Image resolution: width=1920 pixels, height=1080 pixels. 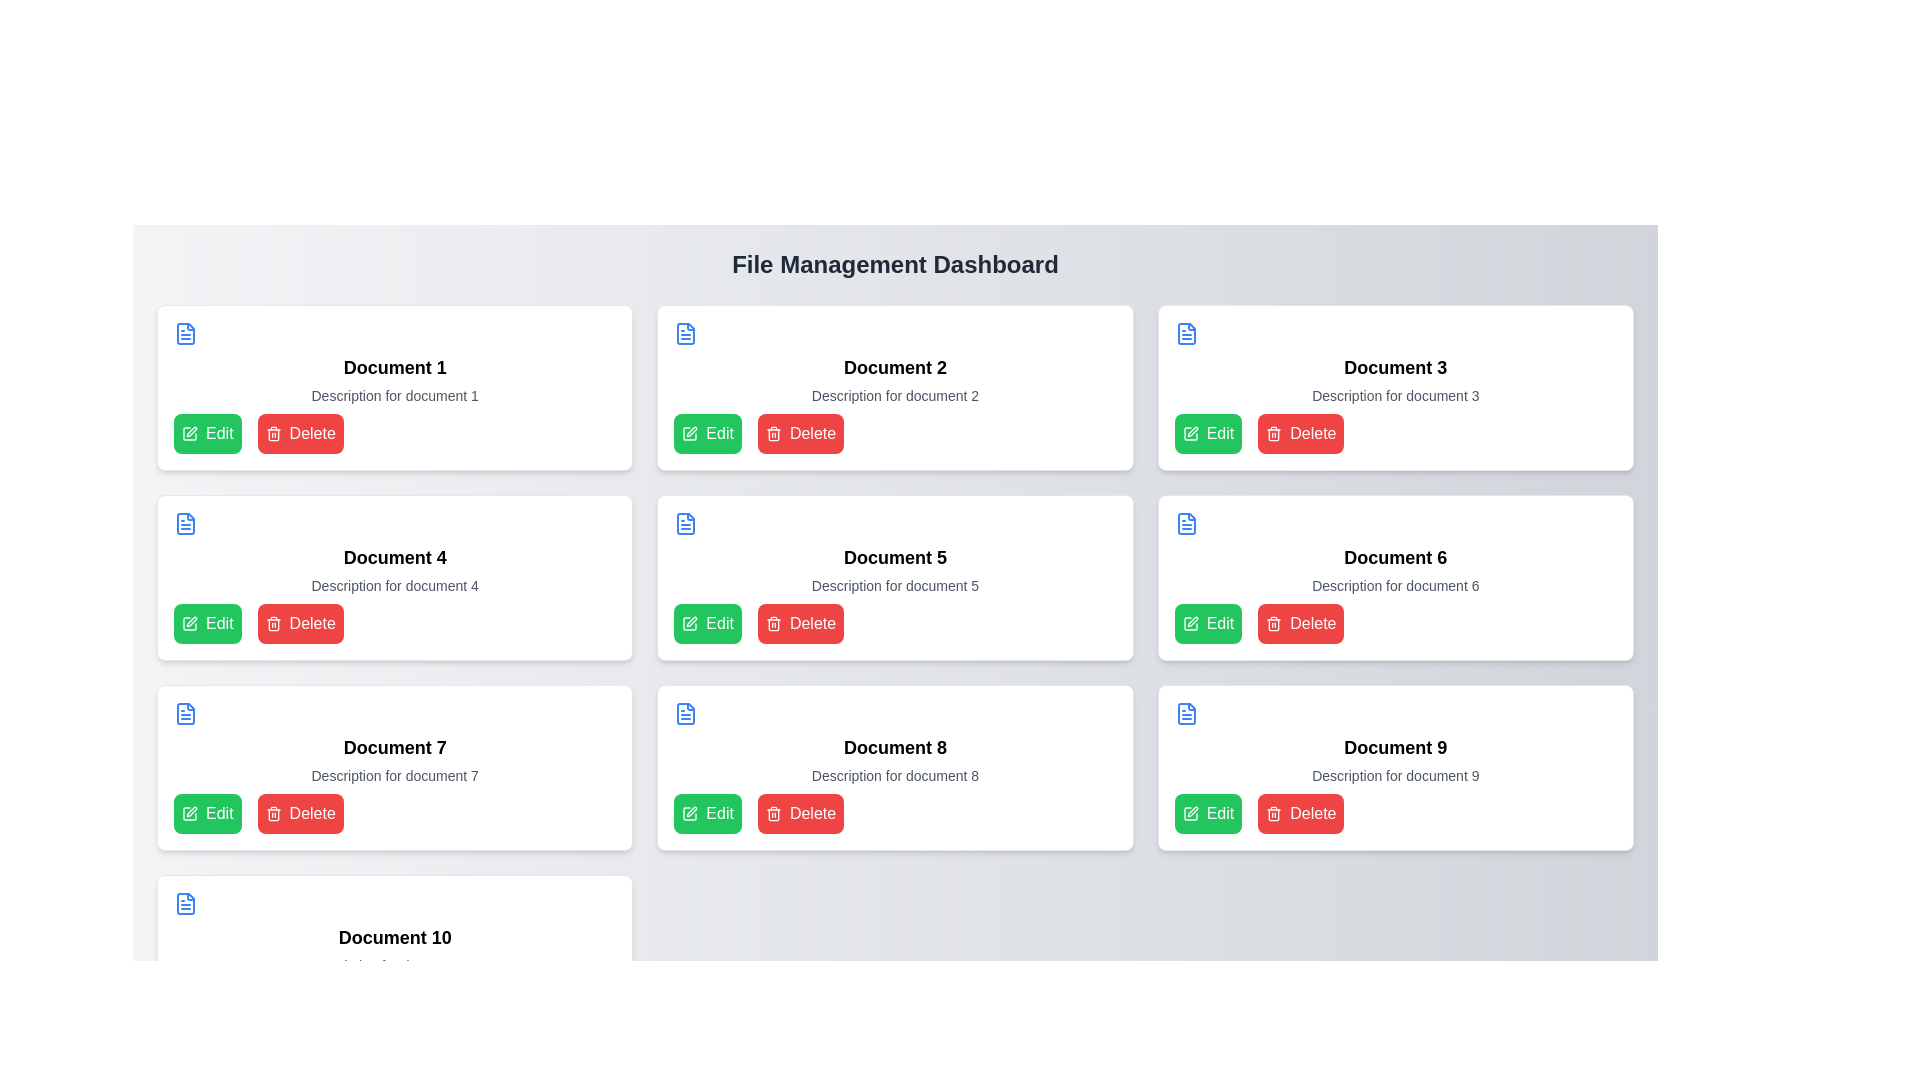 What do you see at coordinates (708, 813) in the screenshot?
I see `the green 'Edit' button with rounded edges and a pen icon, located in the lower-right card under 'Document 8'` at bounding box center [708, 813].